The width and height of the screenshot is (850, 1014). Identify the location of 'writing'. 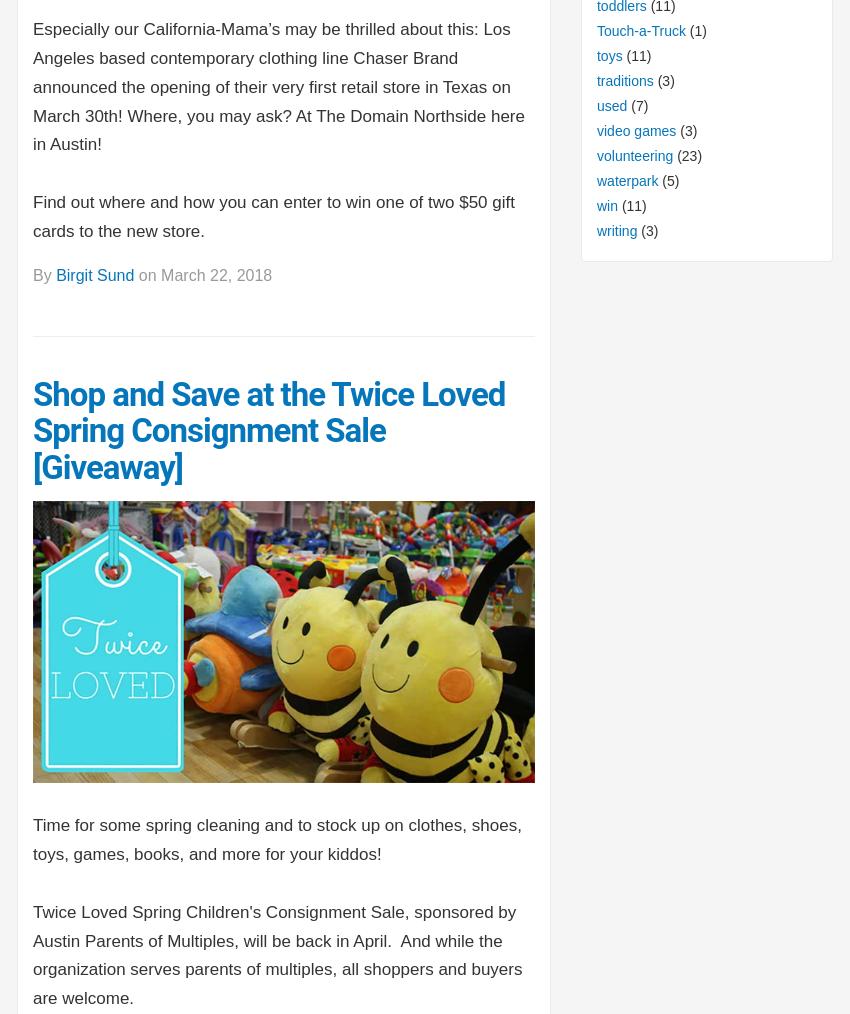
(595, 228).